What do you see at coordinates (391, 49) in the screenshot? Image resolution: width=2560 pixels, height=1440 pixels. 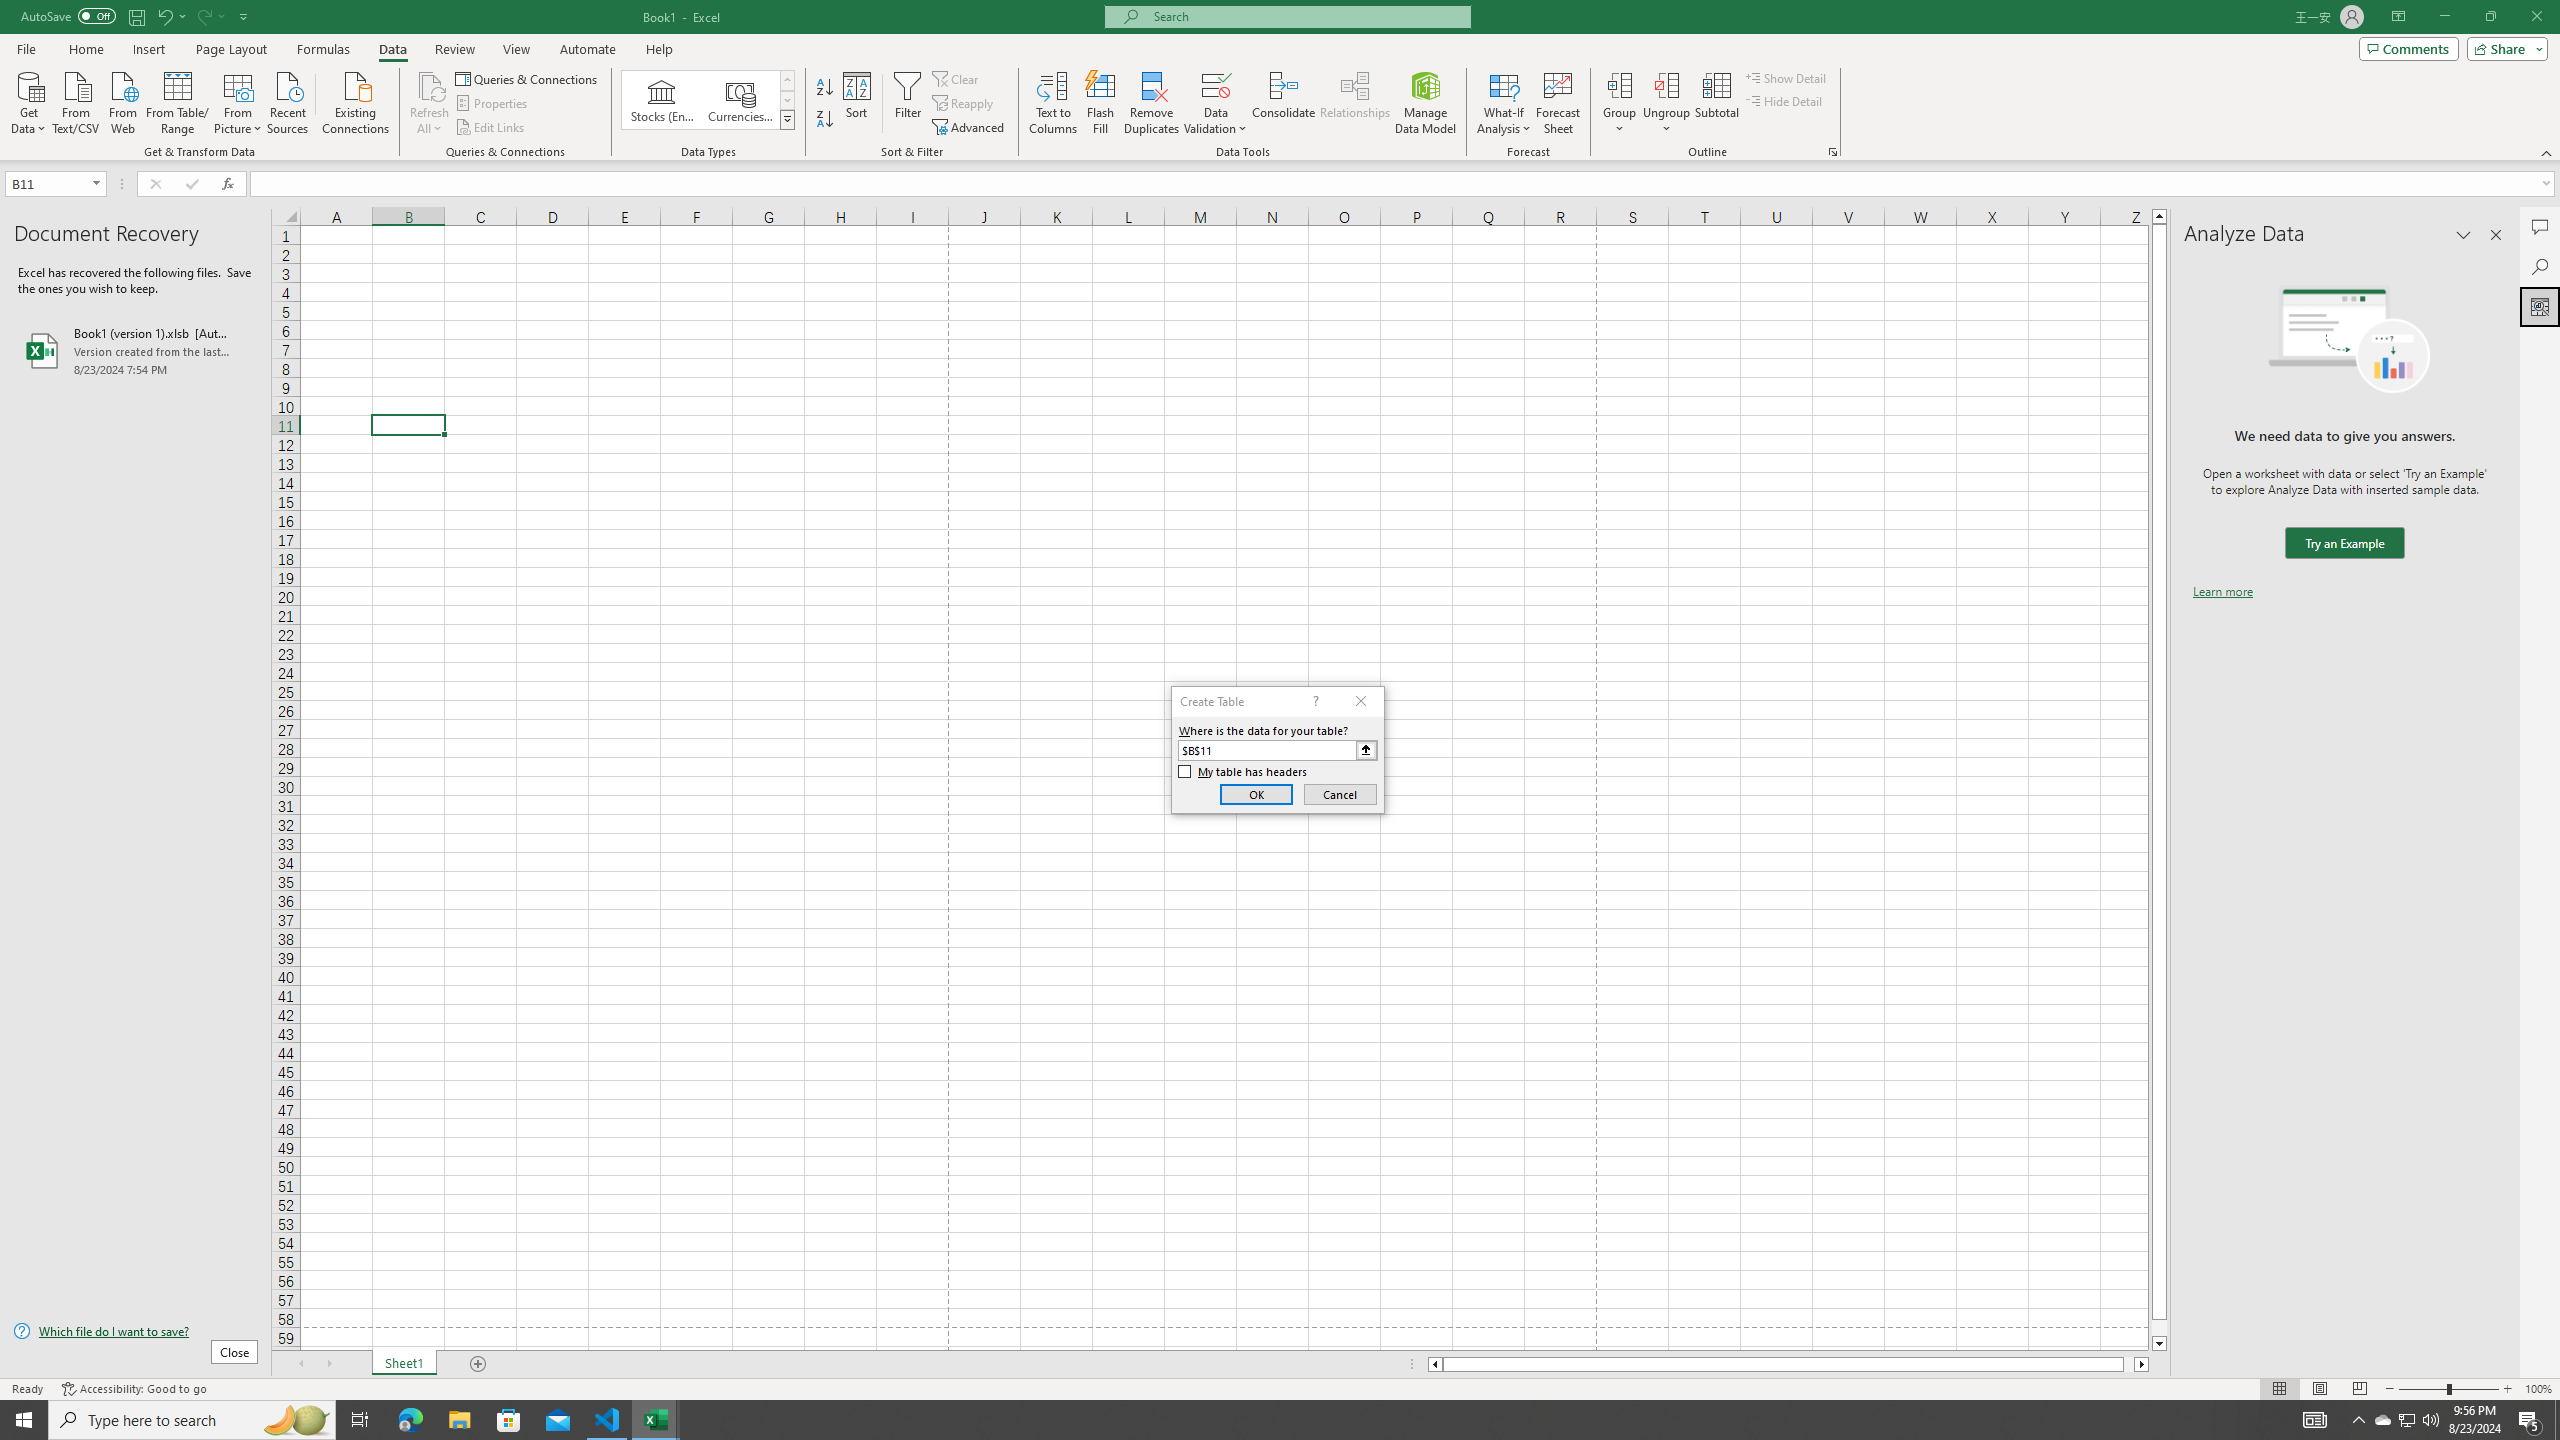 I see `'Data'` at bounding box center [391, 49].